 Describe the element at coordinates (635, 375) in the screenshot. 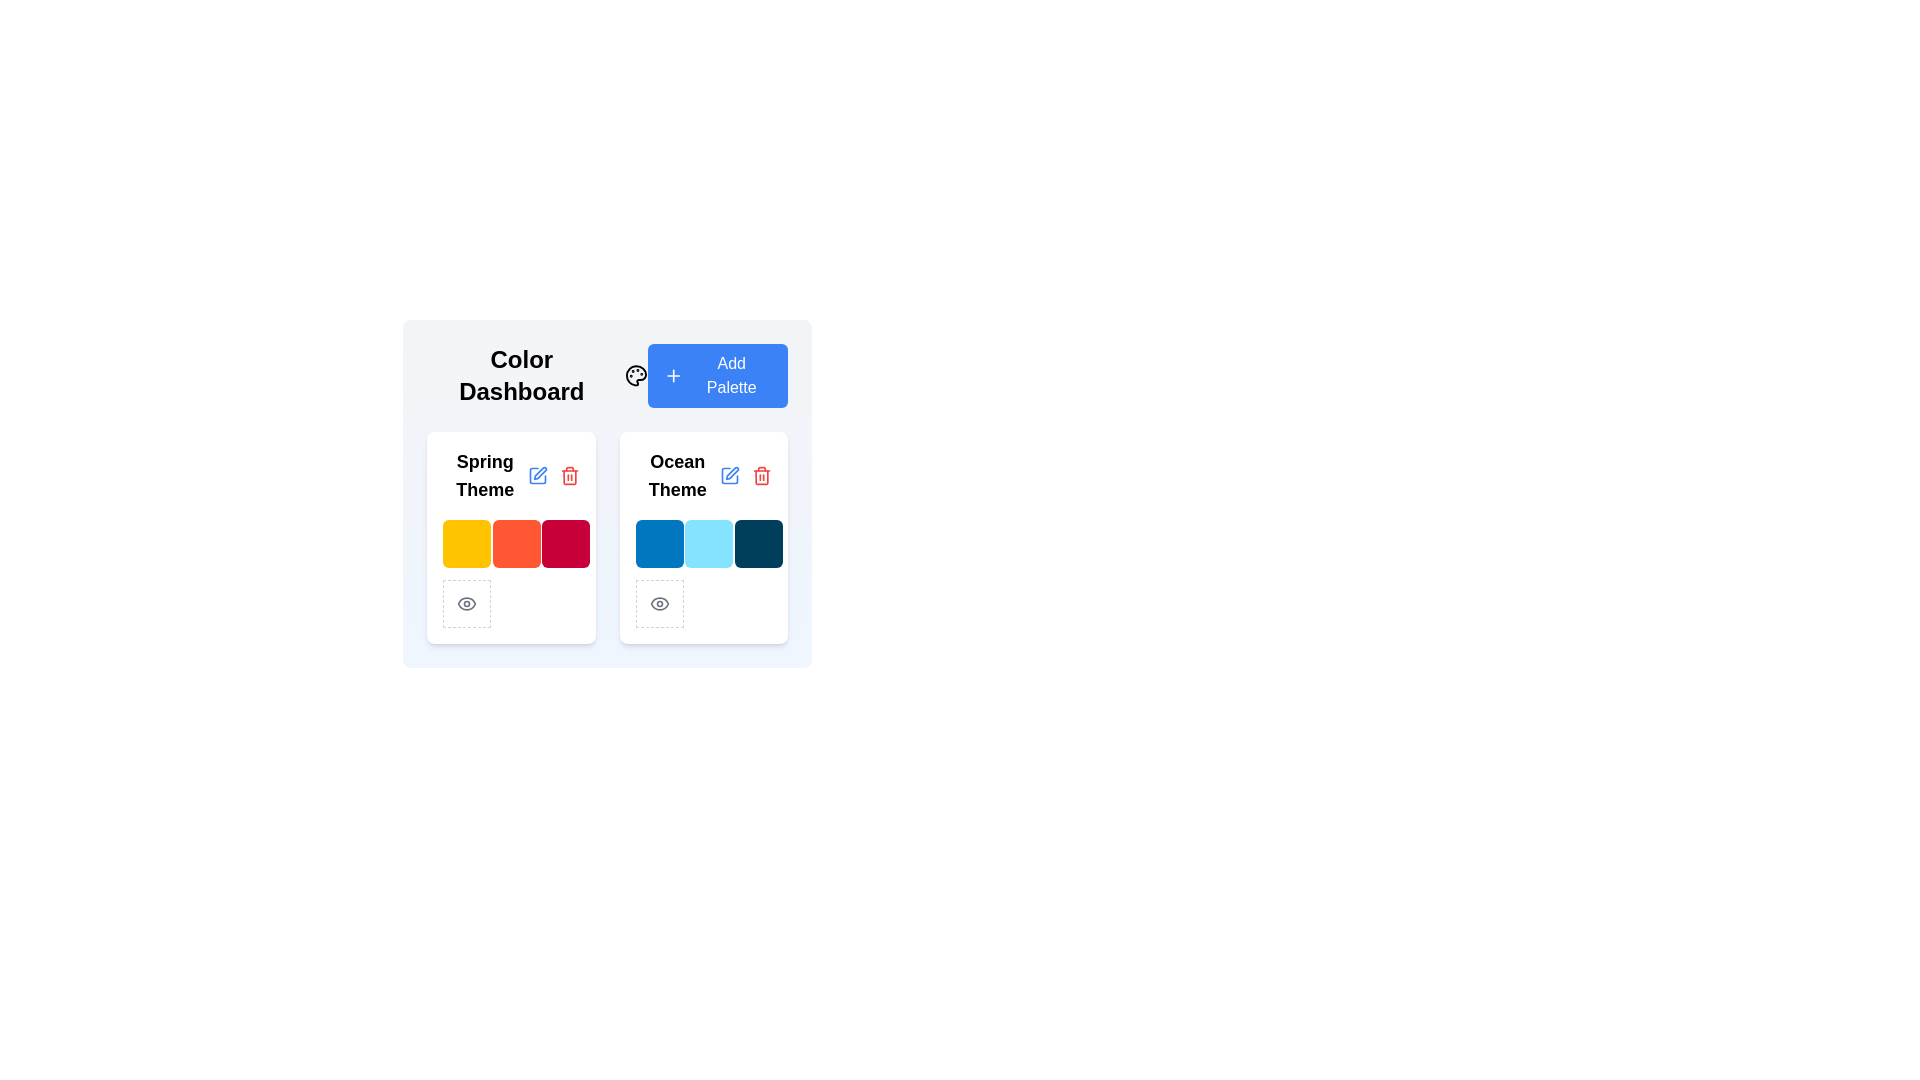

I see `the color palette icon located beside the 'Add Palette' button at the top right section of the interface within the color dashboard layout` at that location.